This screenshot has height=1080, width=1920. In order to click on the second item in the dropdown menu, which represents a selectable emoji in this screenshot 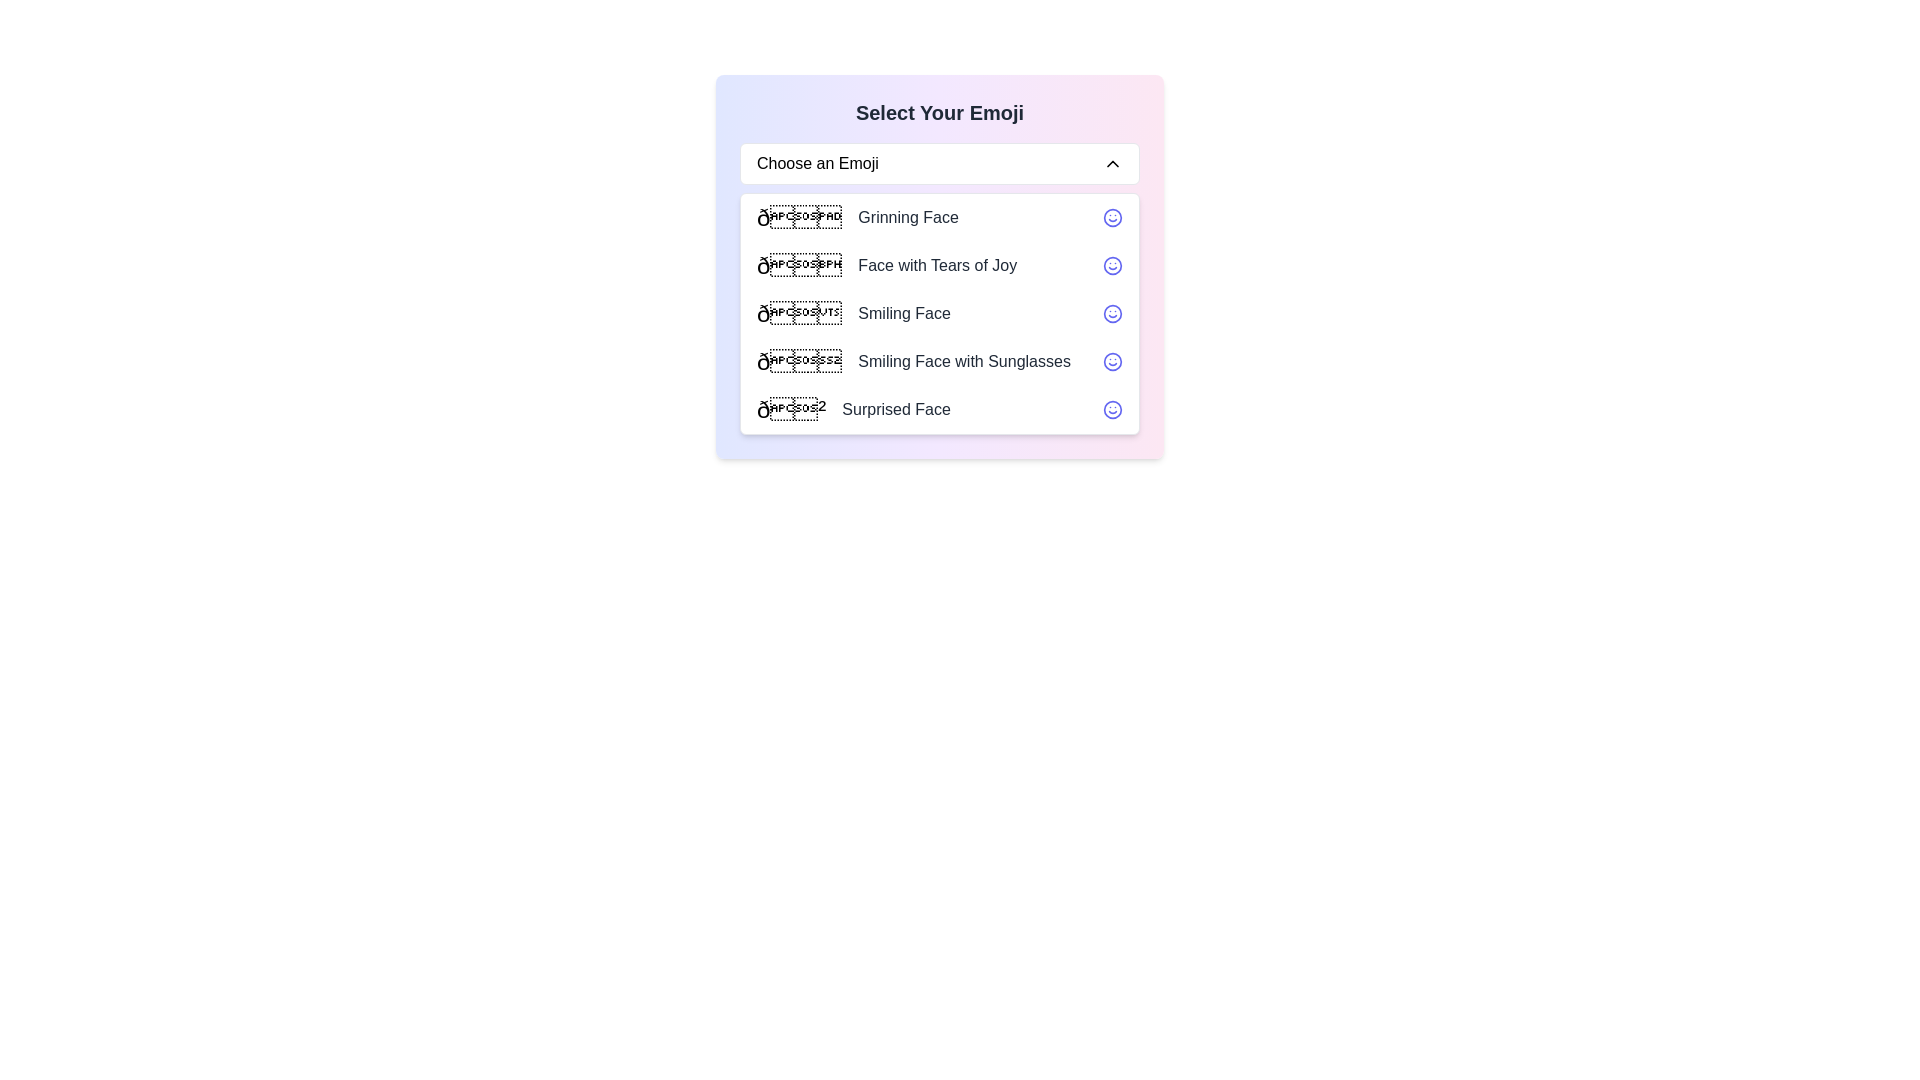, I will do `click(886, 265)`.